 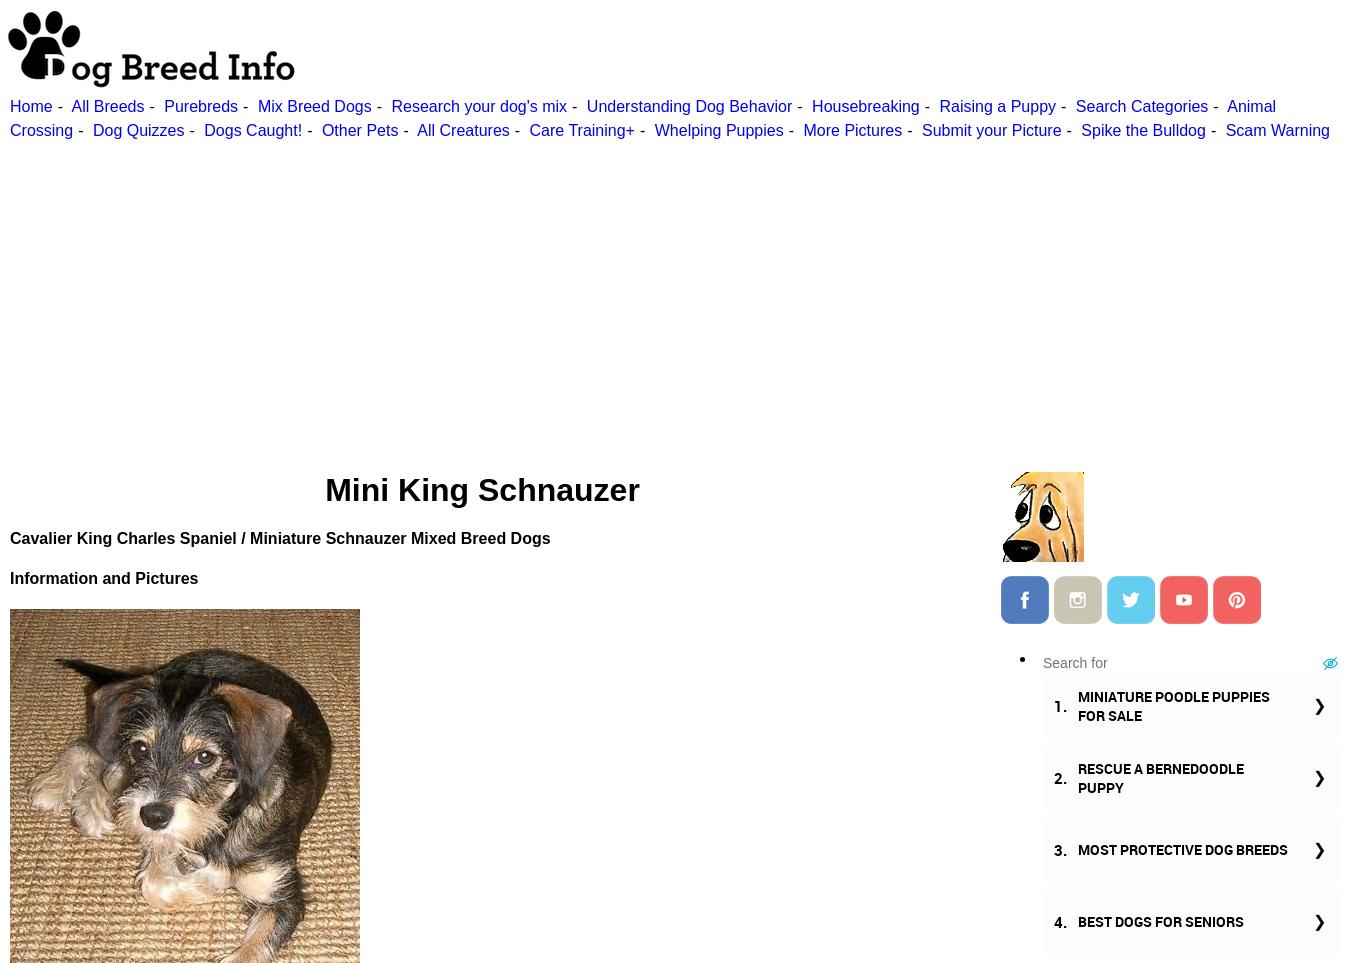 I want to click on 'Other Pets', so click(x=359, y=129).